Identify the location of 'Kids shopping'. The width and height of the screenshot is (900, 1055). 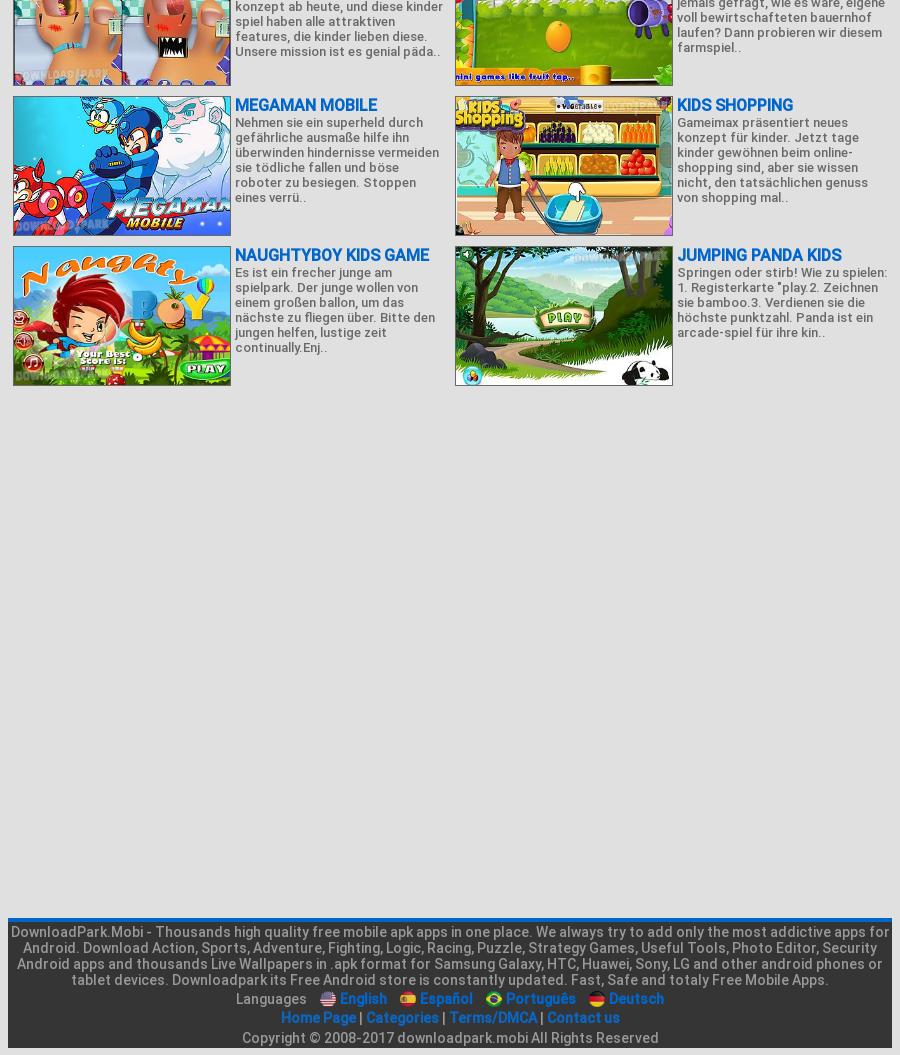
(734, 104).